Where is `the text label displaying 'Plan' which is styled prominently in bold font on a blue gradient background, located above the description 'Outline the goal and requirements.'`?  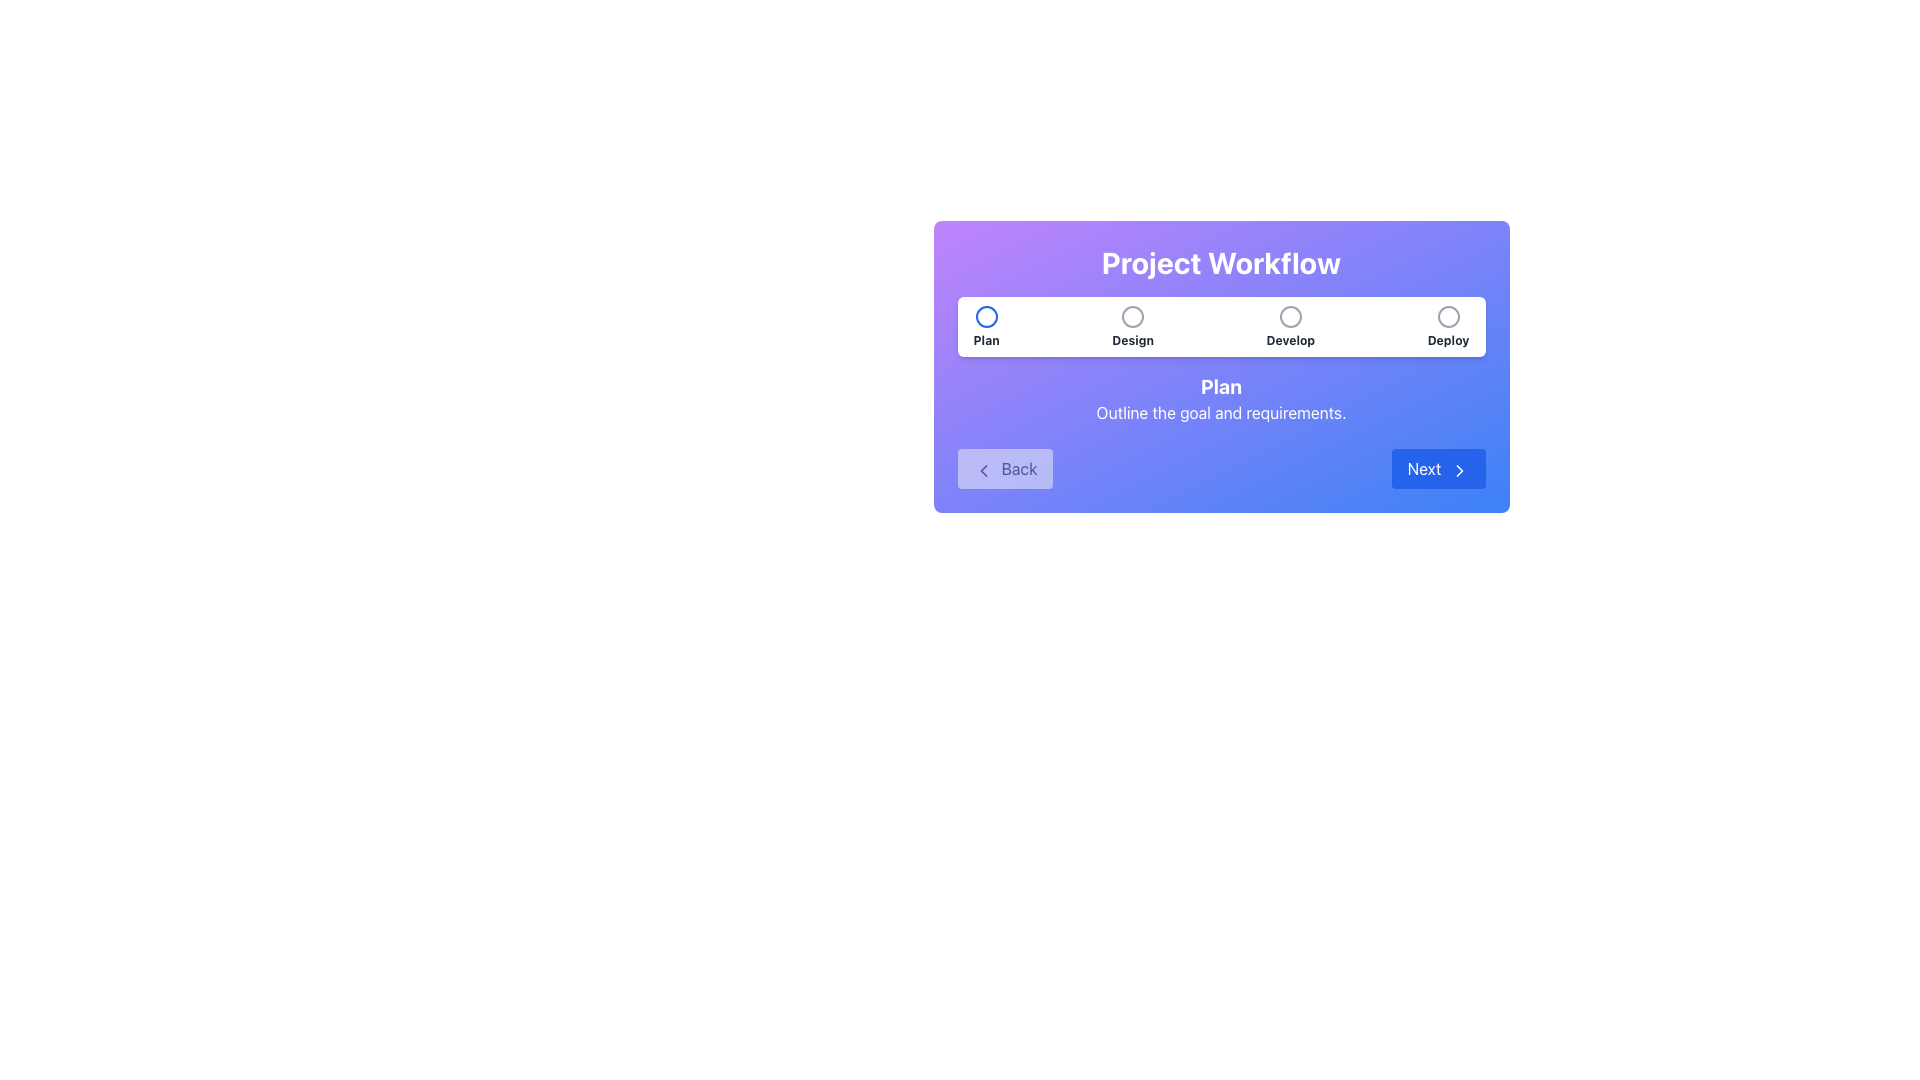 the text label displaying 'Plan' which is styled prominently in bold font on a blue gradient background, located above the description 'Outline the goal and requirements.' is located at coordinates (1220, 386).